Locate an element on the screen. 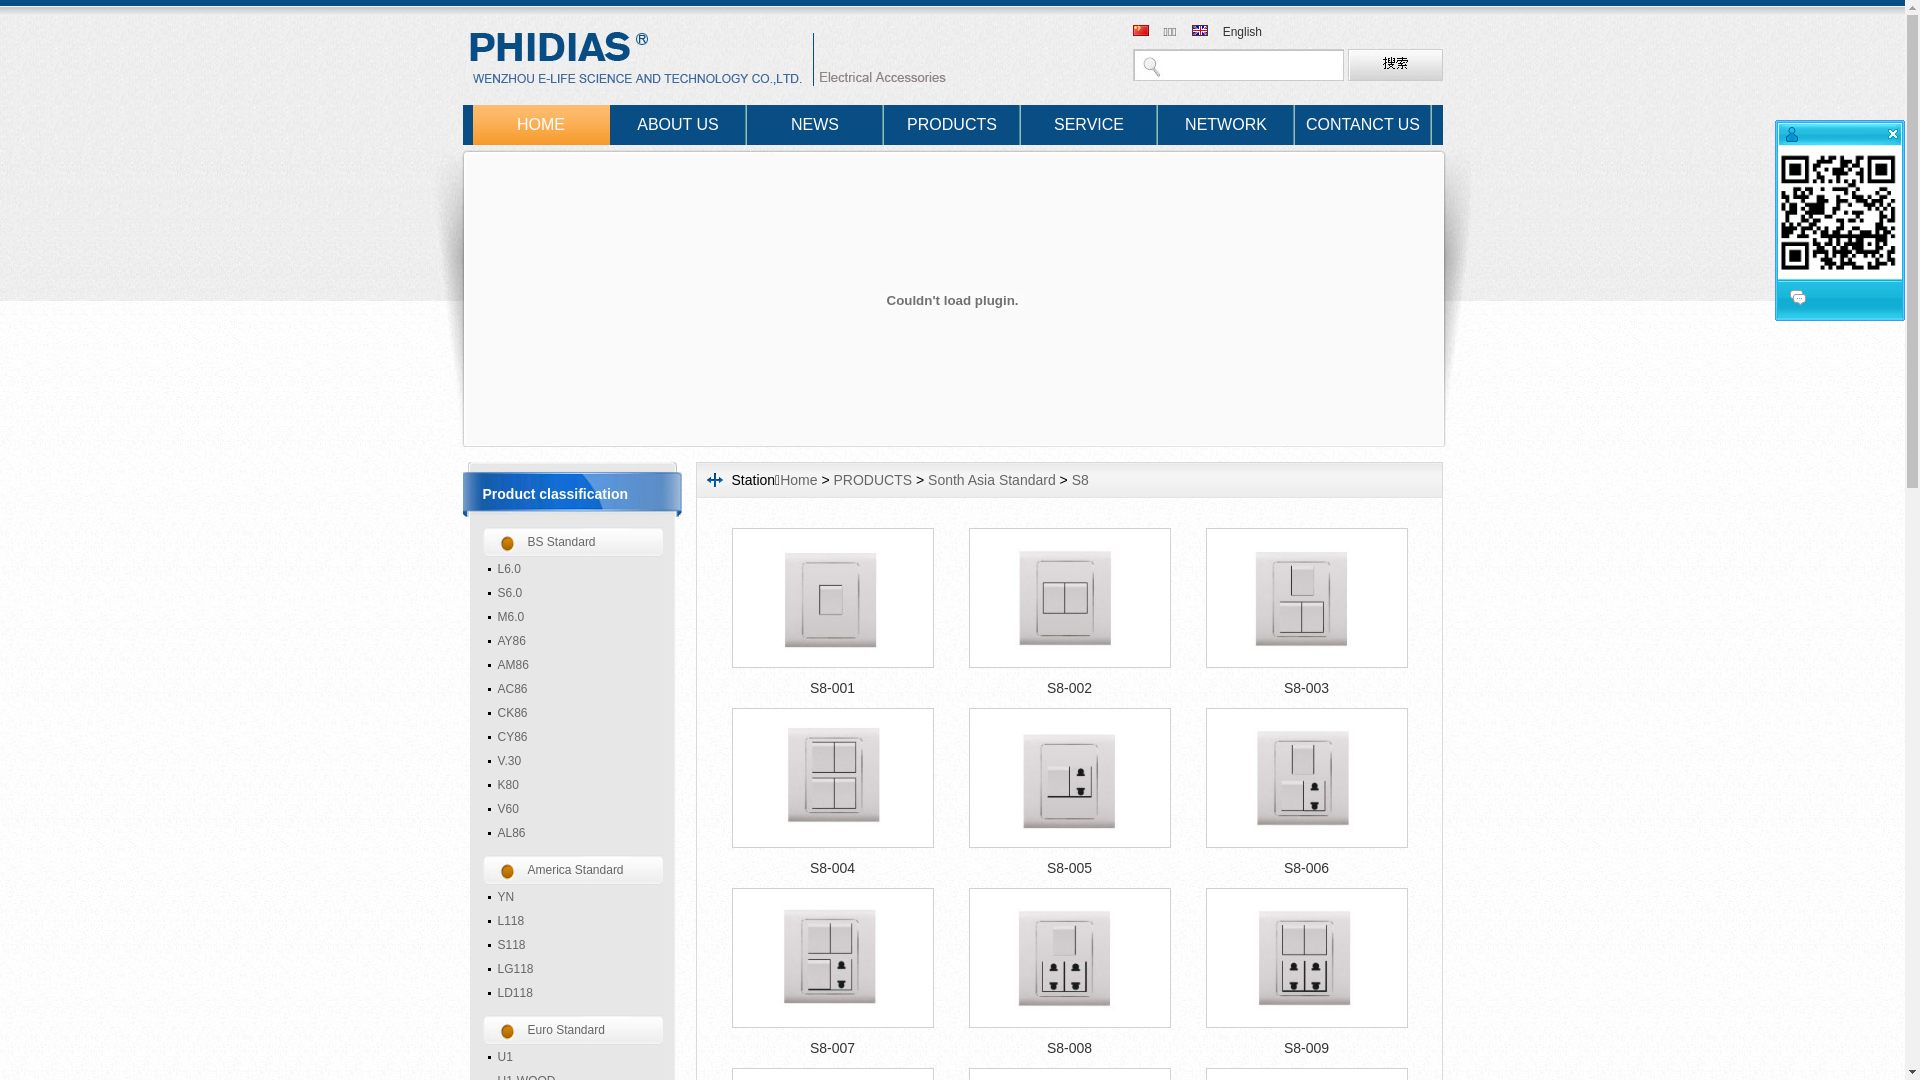 This screenshot has height=1080, width=1920. 'S118' is located at coordinates (460, 945).